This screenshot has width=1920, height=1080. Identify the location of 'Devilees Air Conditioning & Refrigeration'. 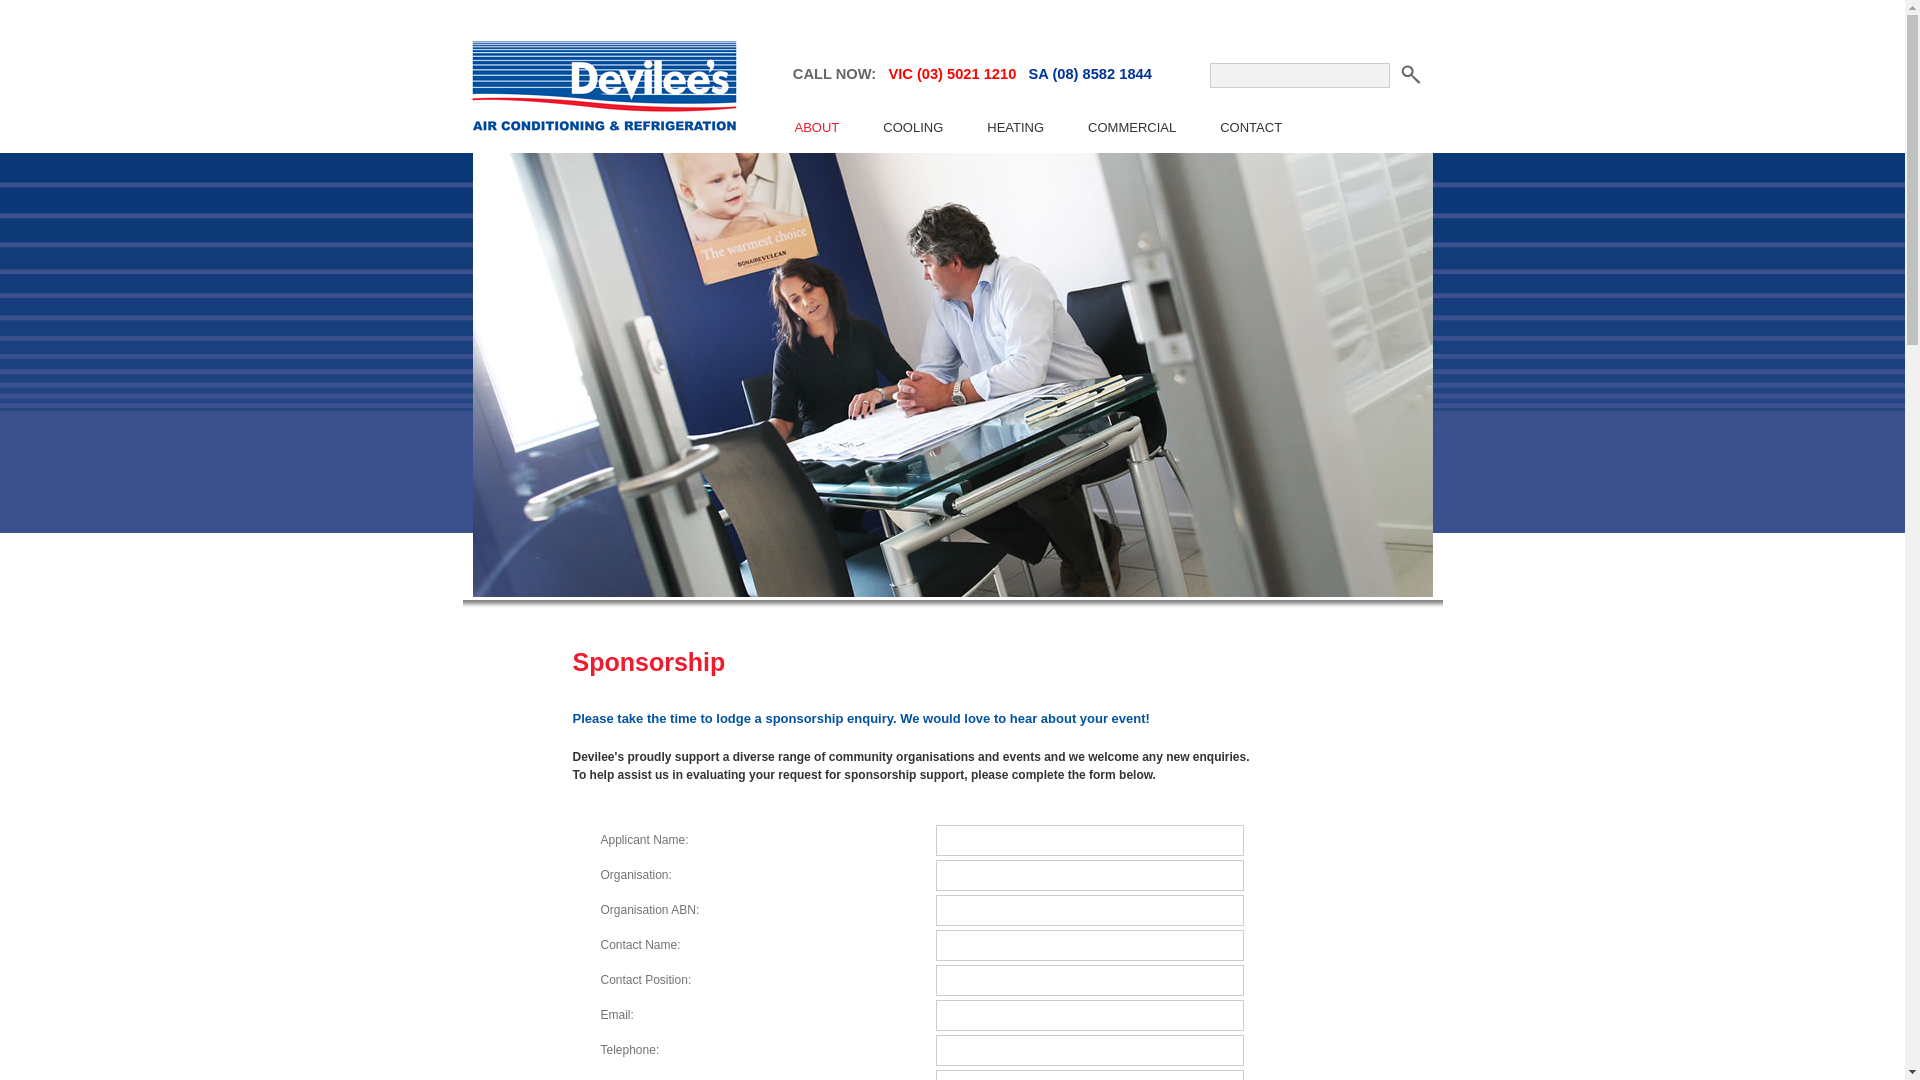
(598, 90).